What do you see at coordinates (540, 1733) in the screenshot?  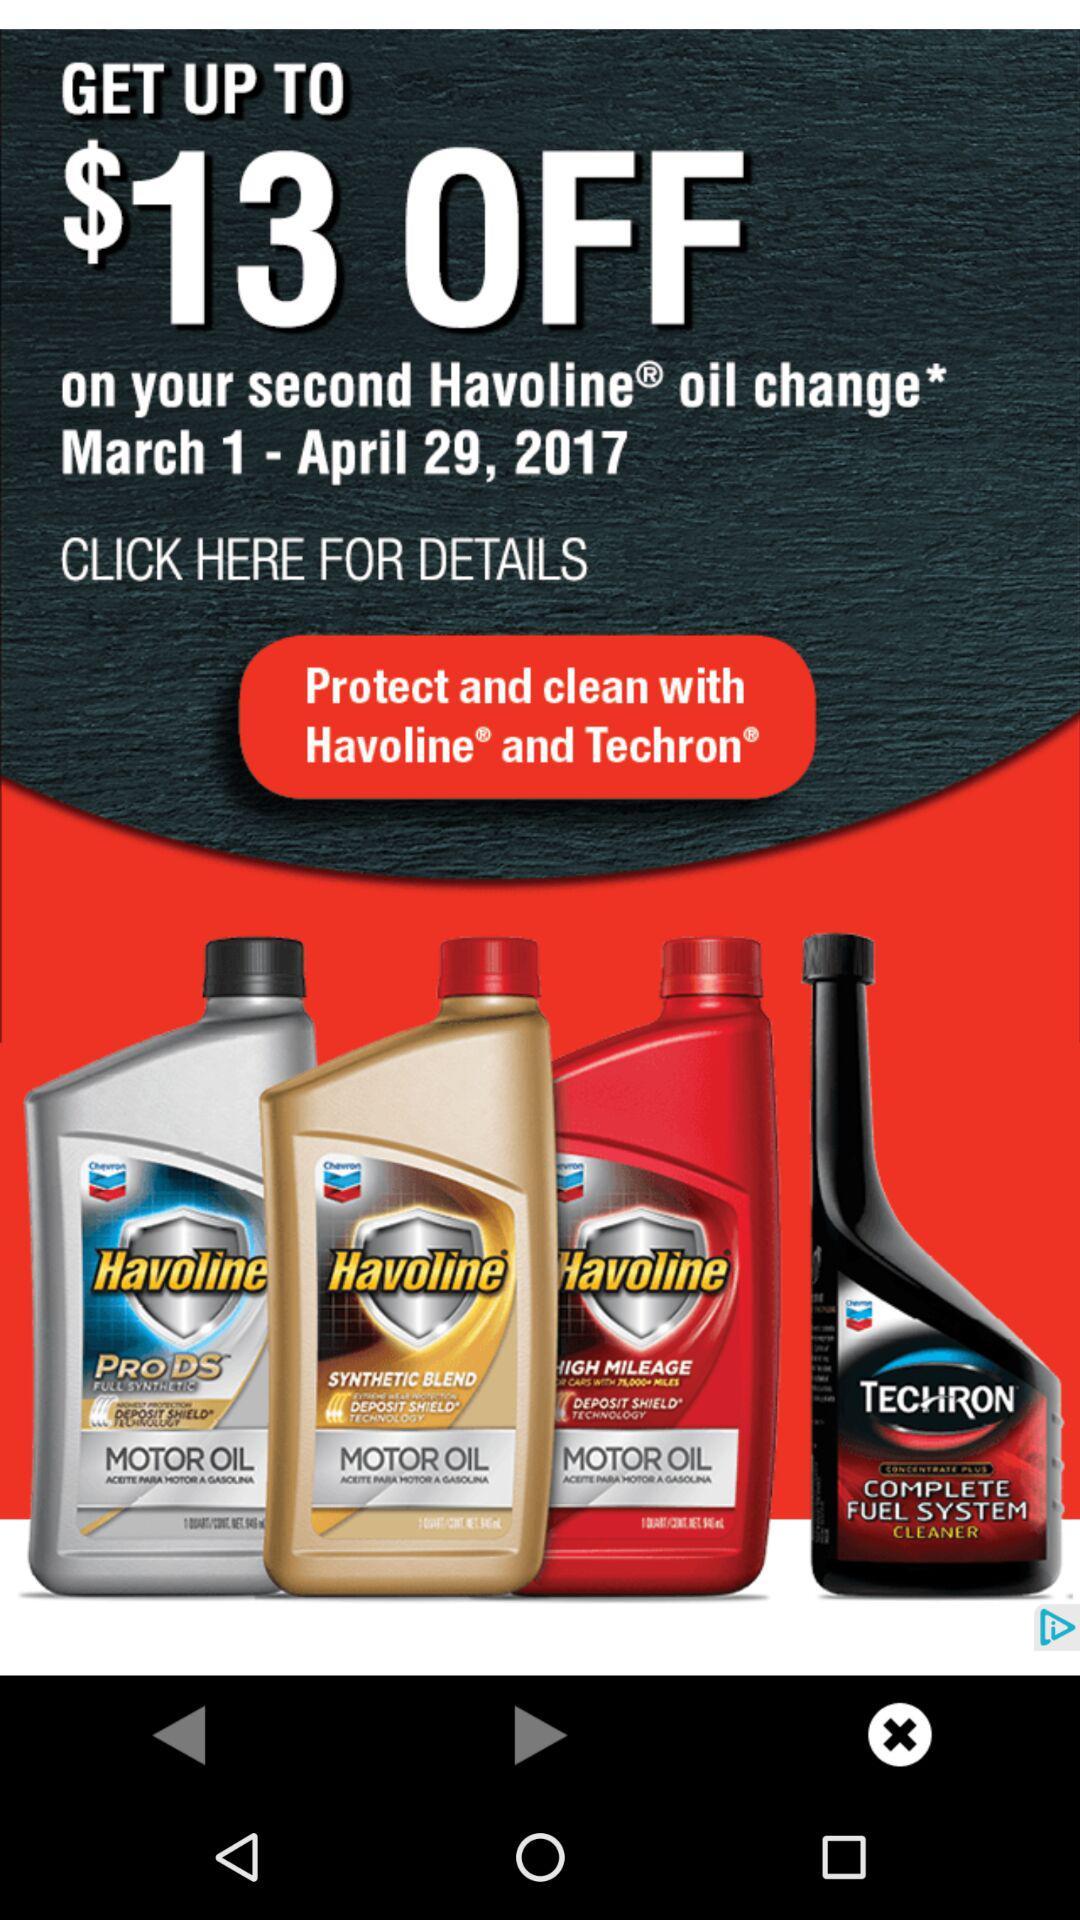 I see `play` at bounding box center [540, 1733].